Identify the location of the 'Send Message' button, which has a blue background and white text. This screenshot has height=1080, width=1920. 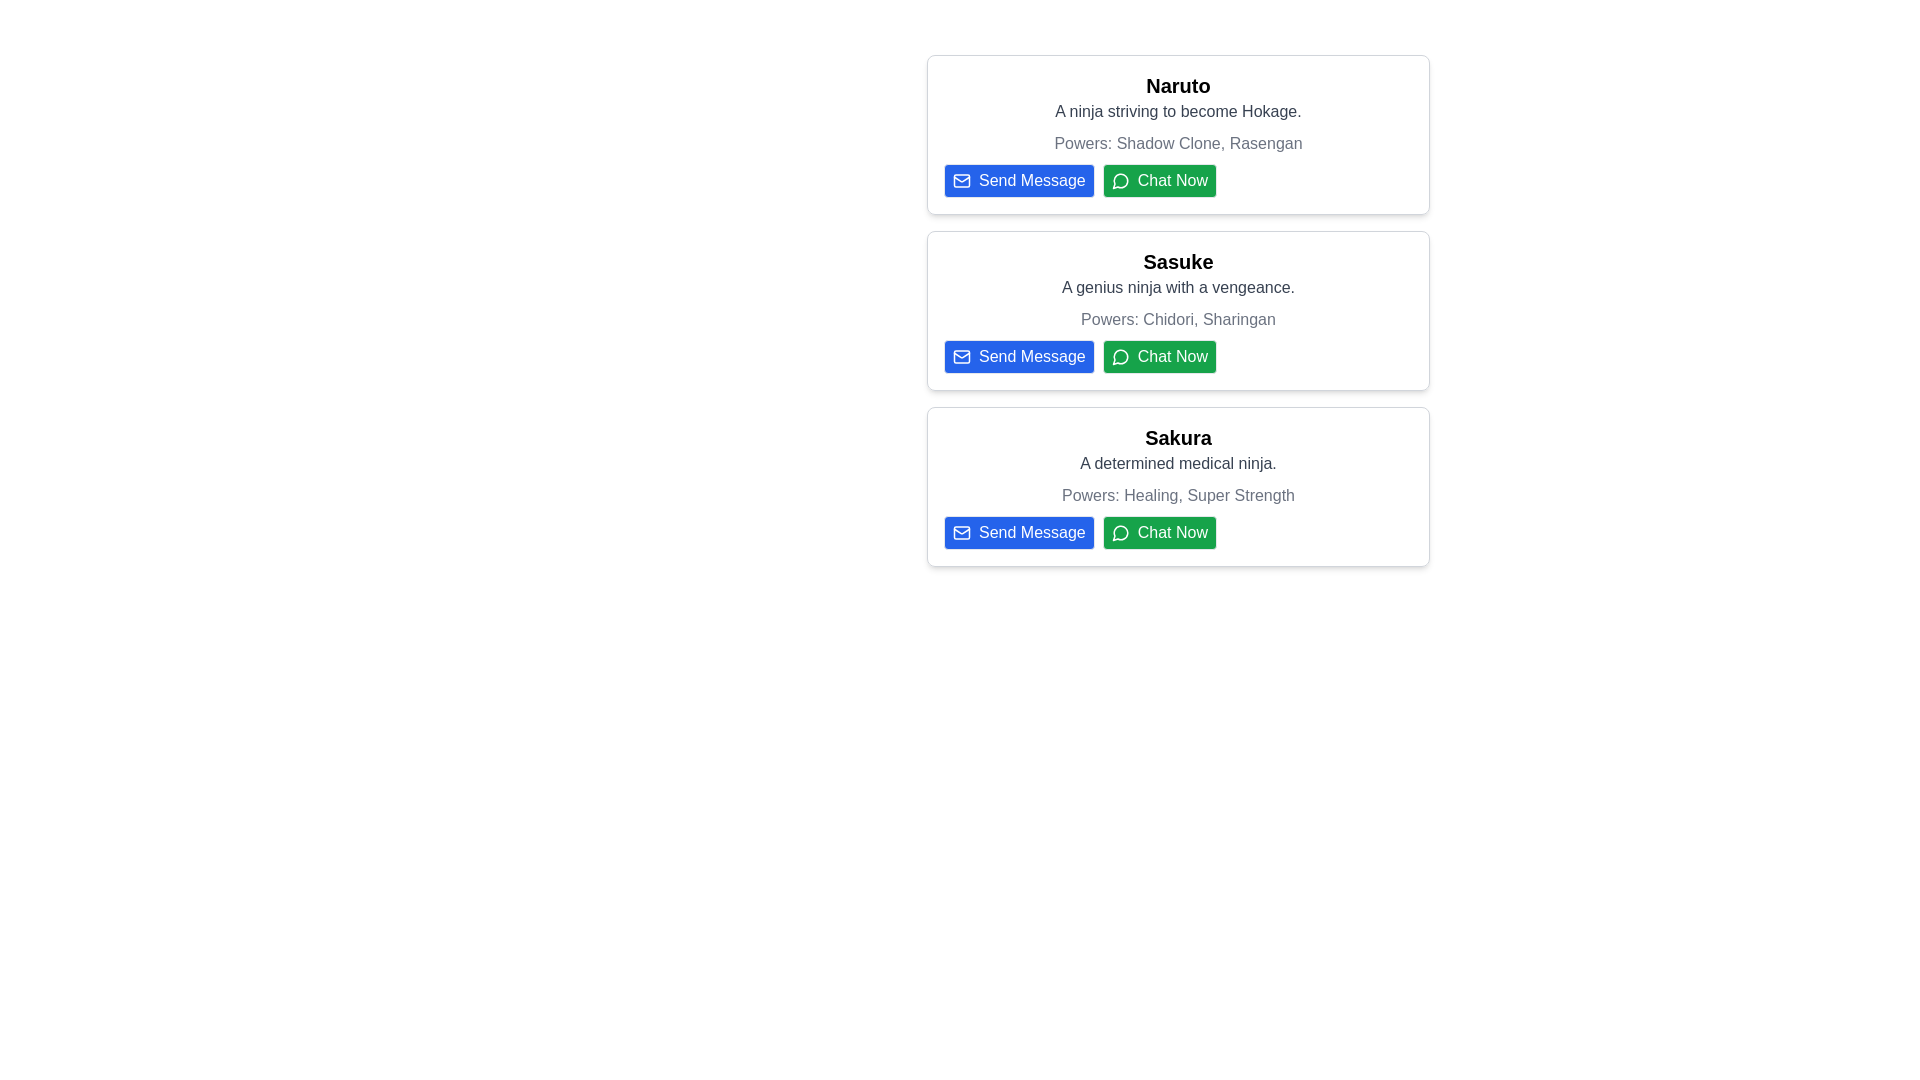
(1019, 531).